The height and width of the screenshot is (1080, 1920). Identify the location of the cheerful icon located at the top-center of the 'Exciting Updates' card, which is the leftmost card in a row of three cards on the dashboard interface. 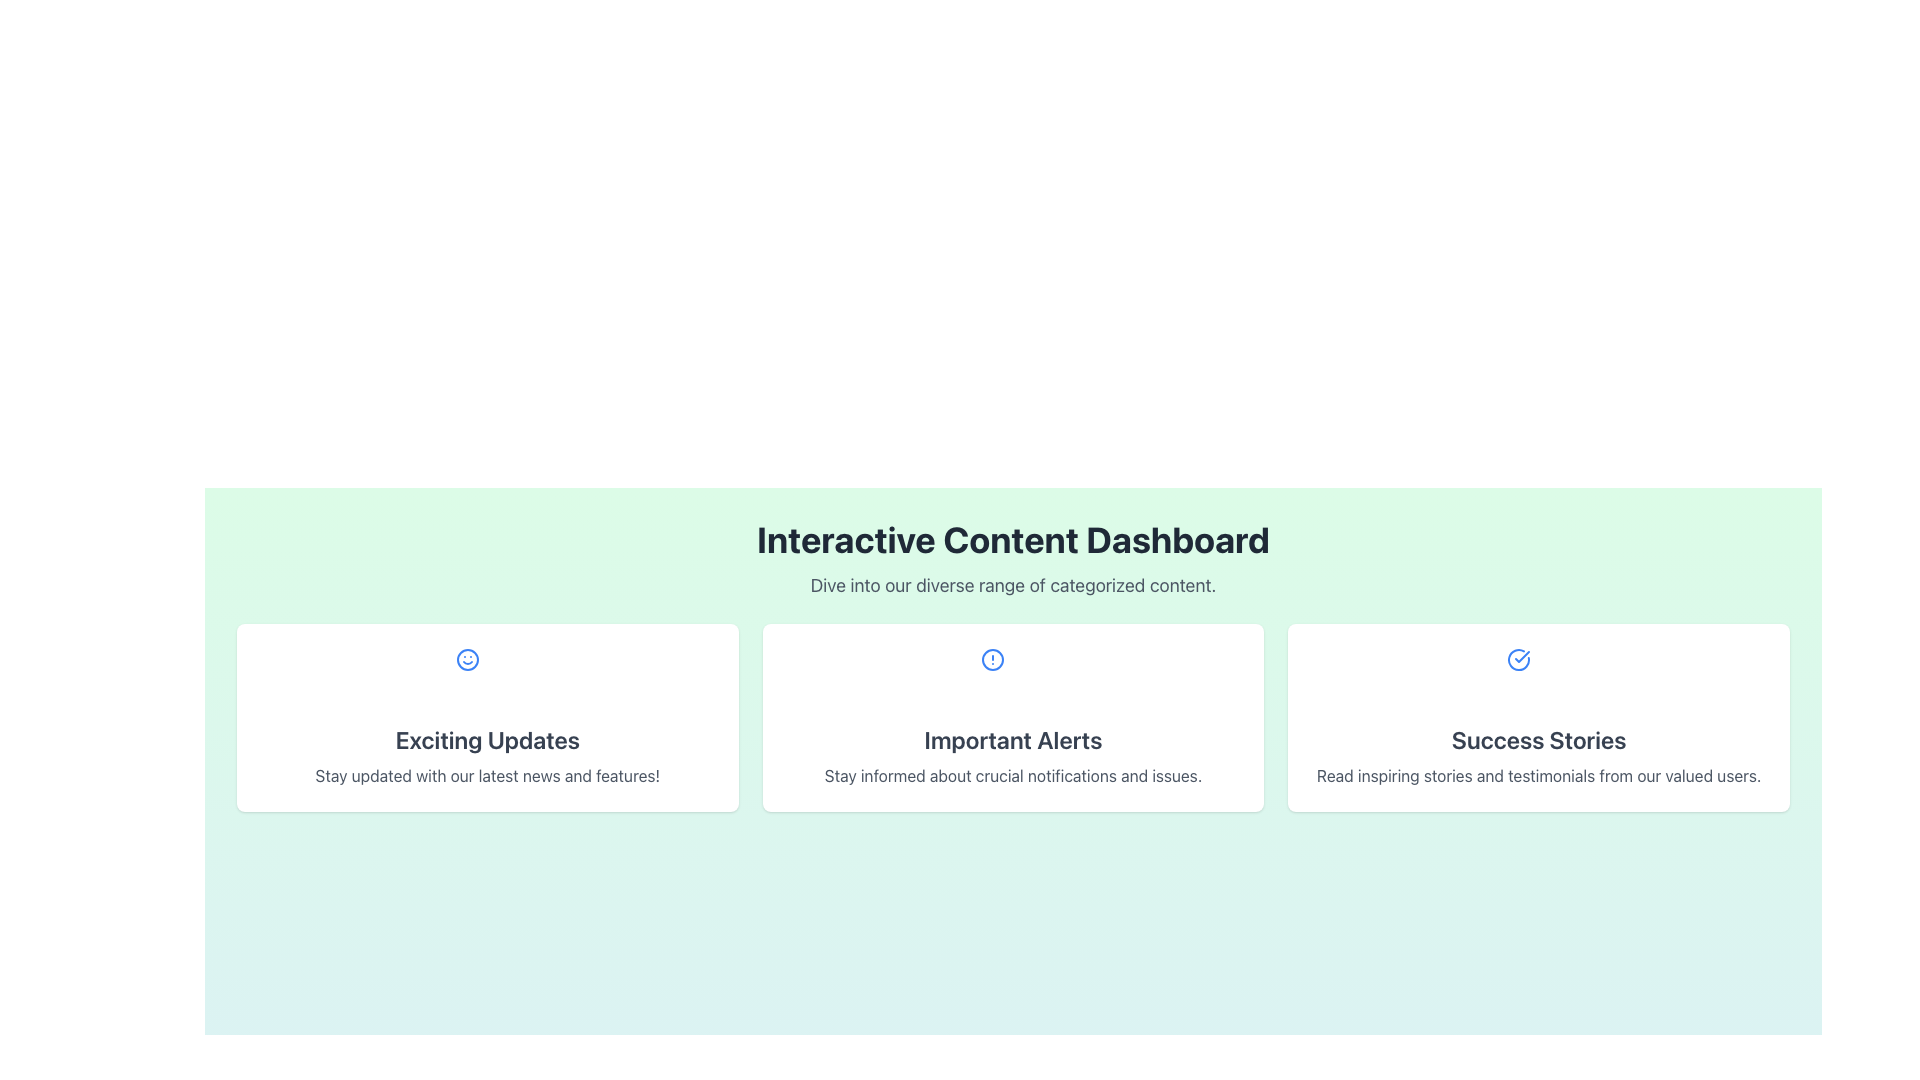
(466, 659).